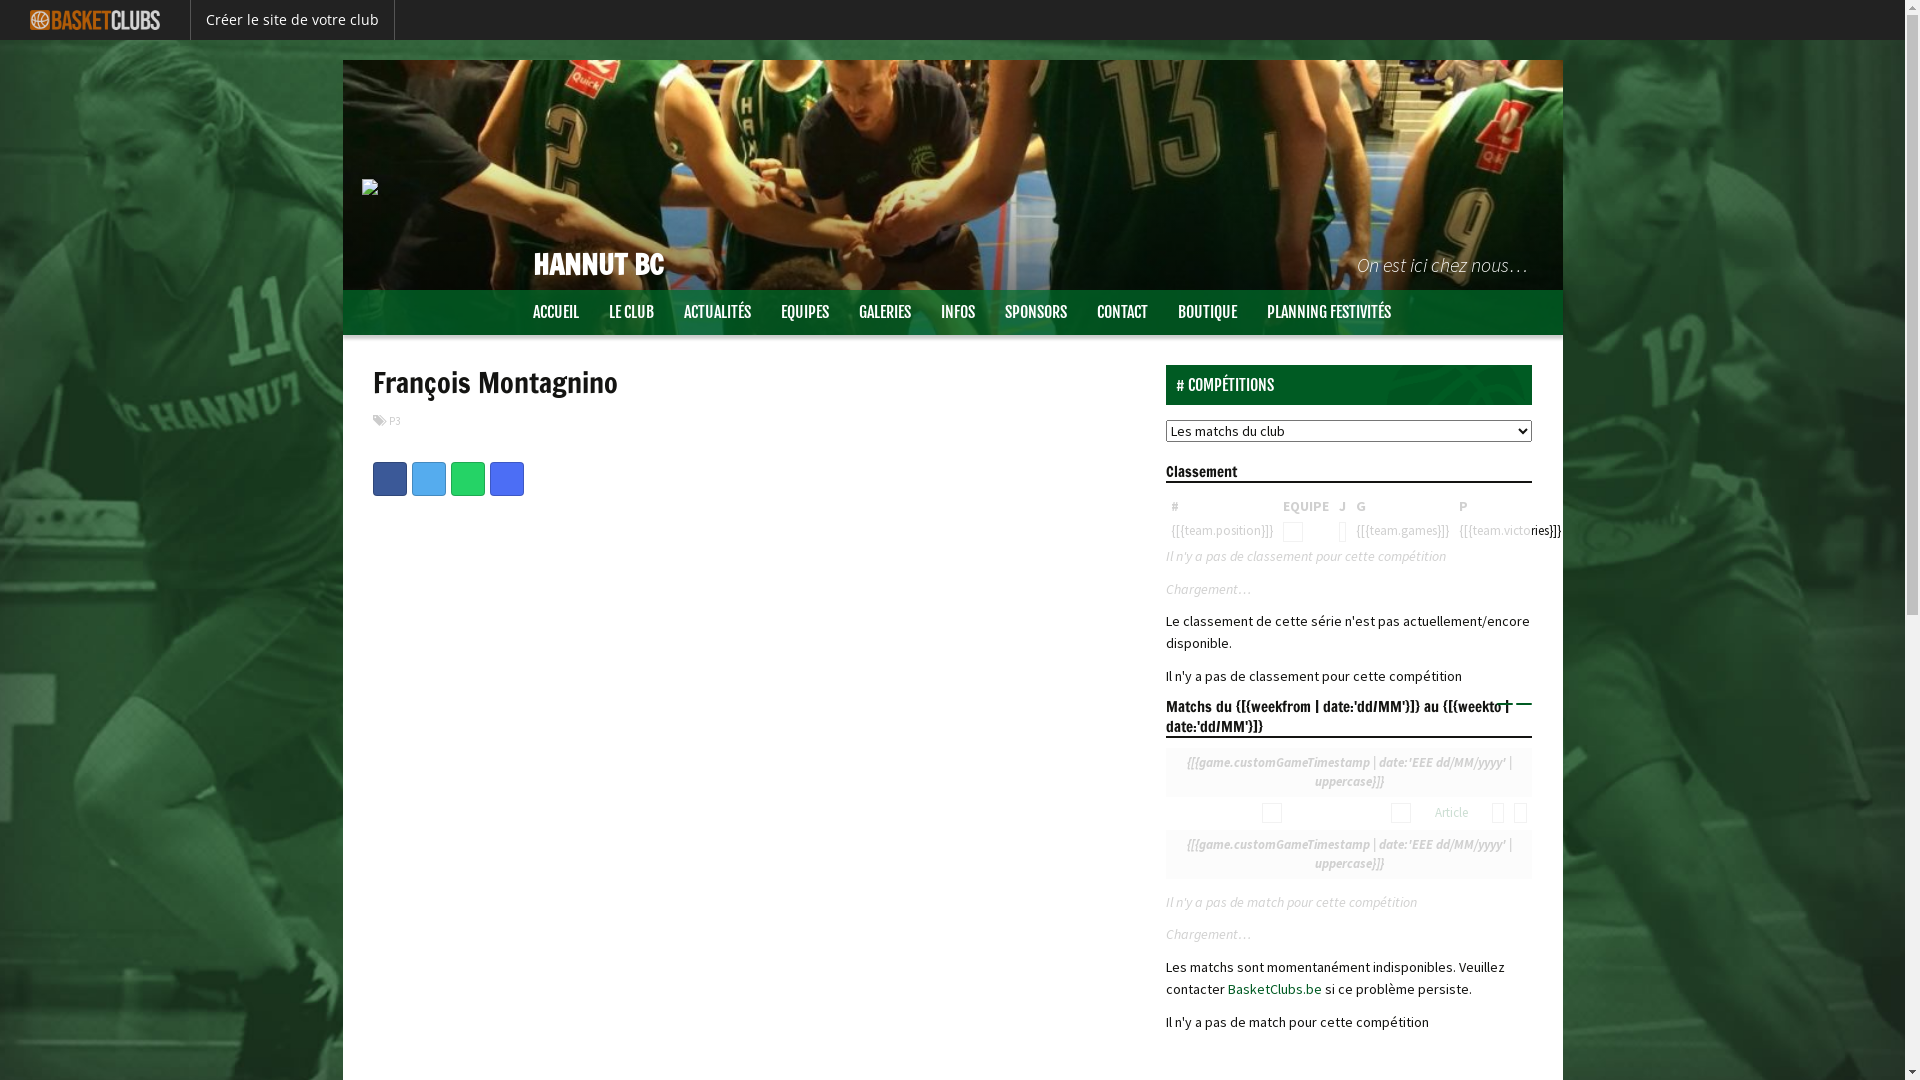 This screenshot has width=1920, height=1080. Describe the element at coordinates (957, 312) in the screenshot. I see `'INFOS'` at that location.